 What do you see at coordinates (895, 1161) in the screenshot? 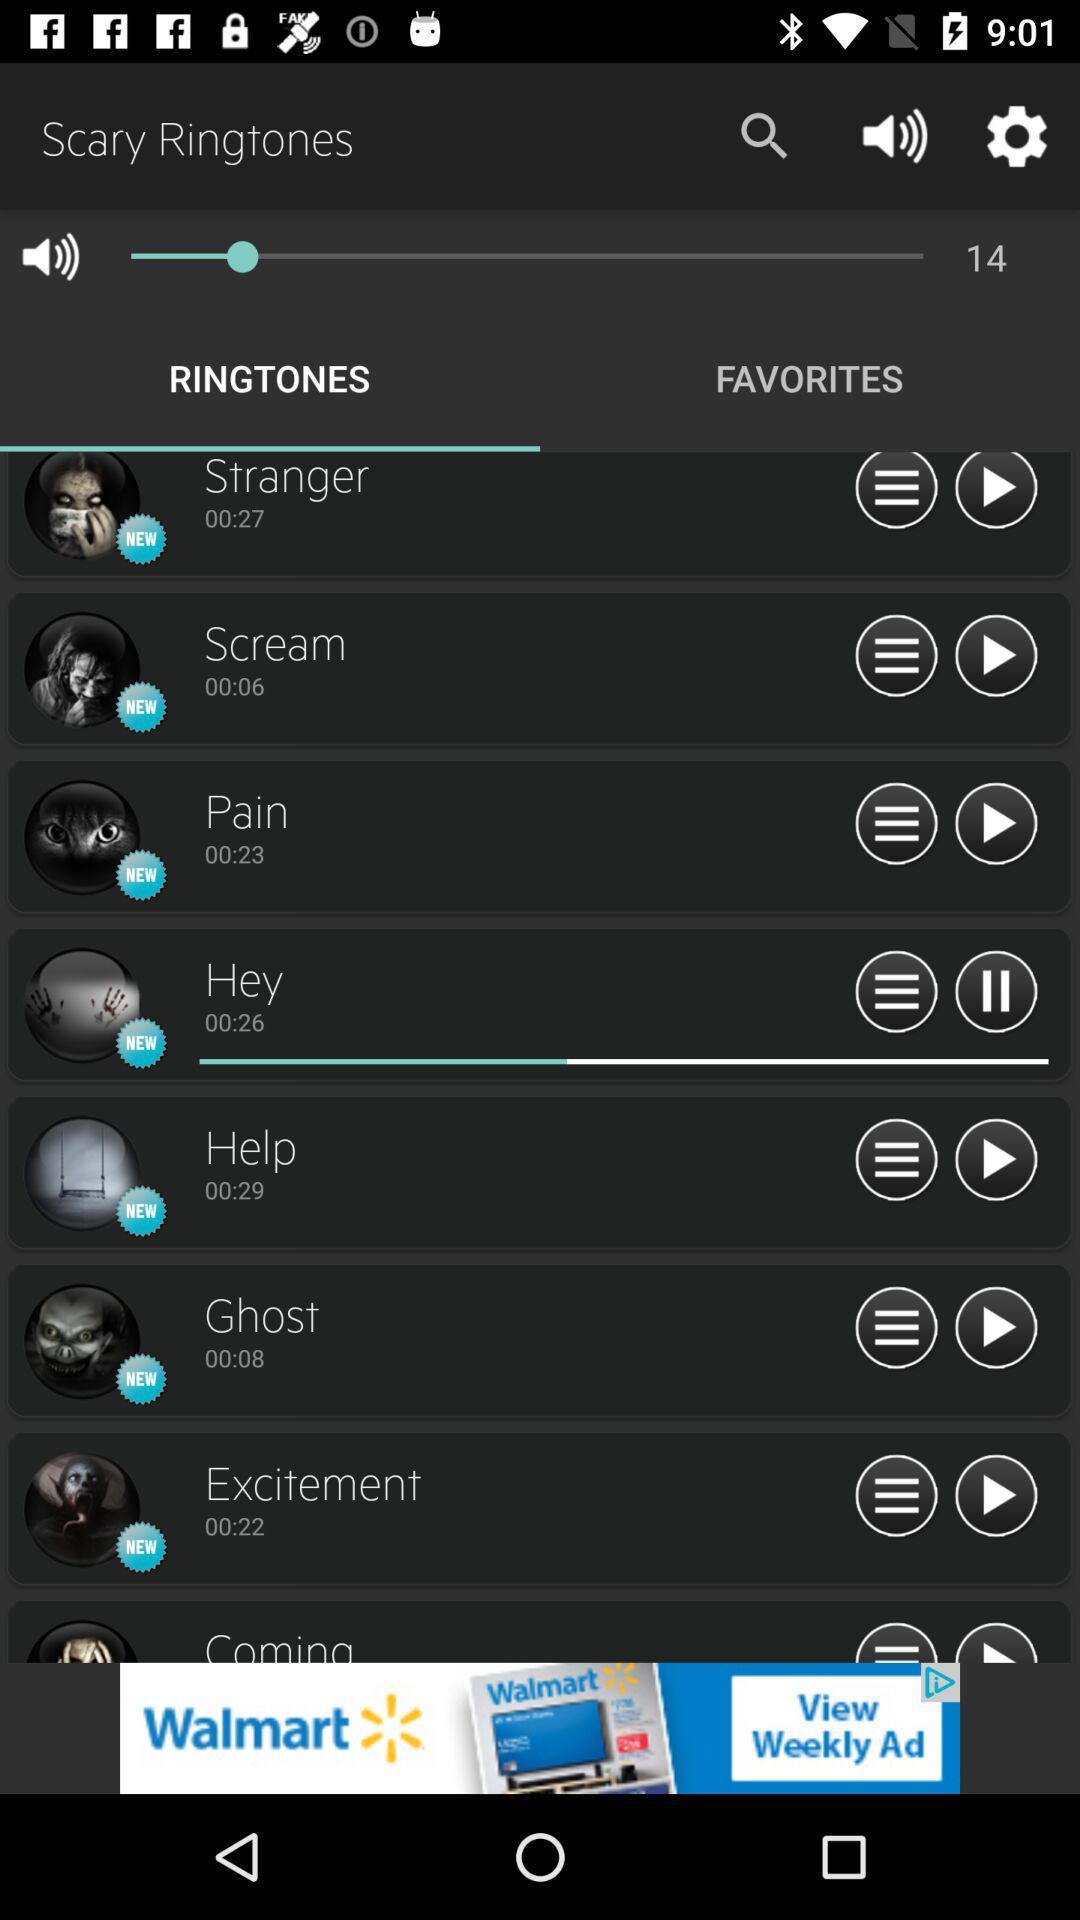
I see `queue option` at bounding box center [895, 1161].